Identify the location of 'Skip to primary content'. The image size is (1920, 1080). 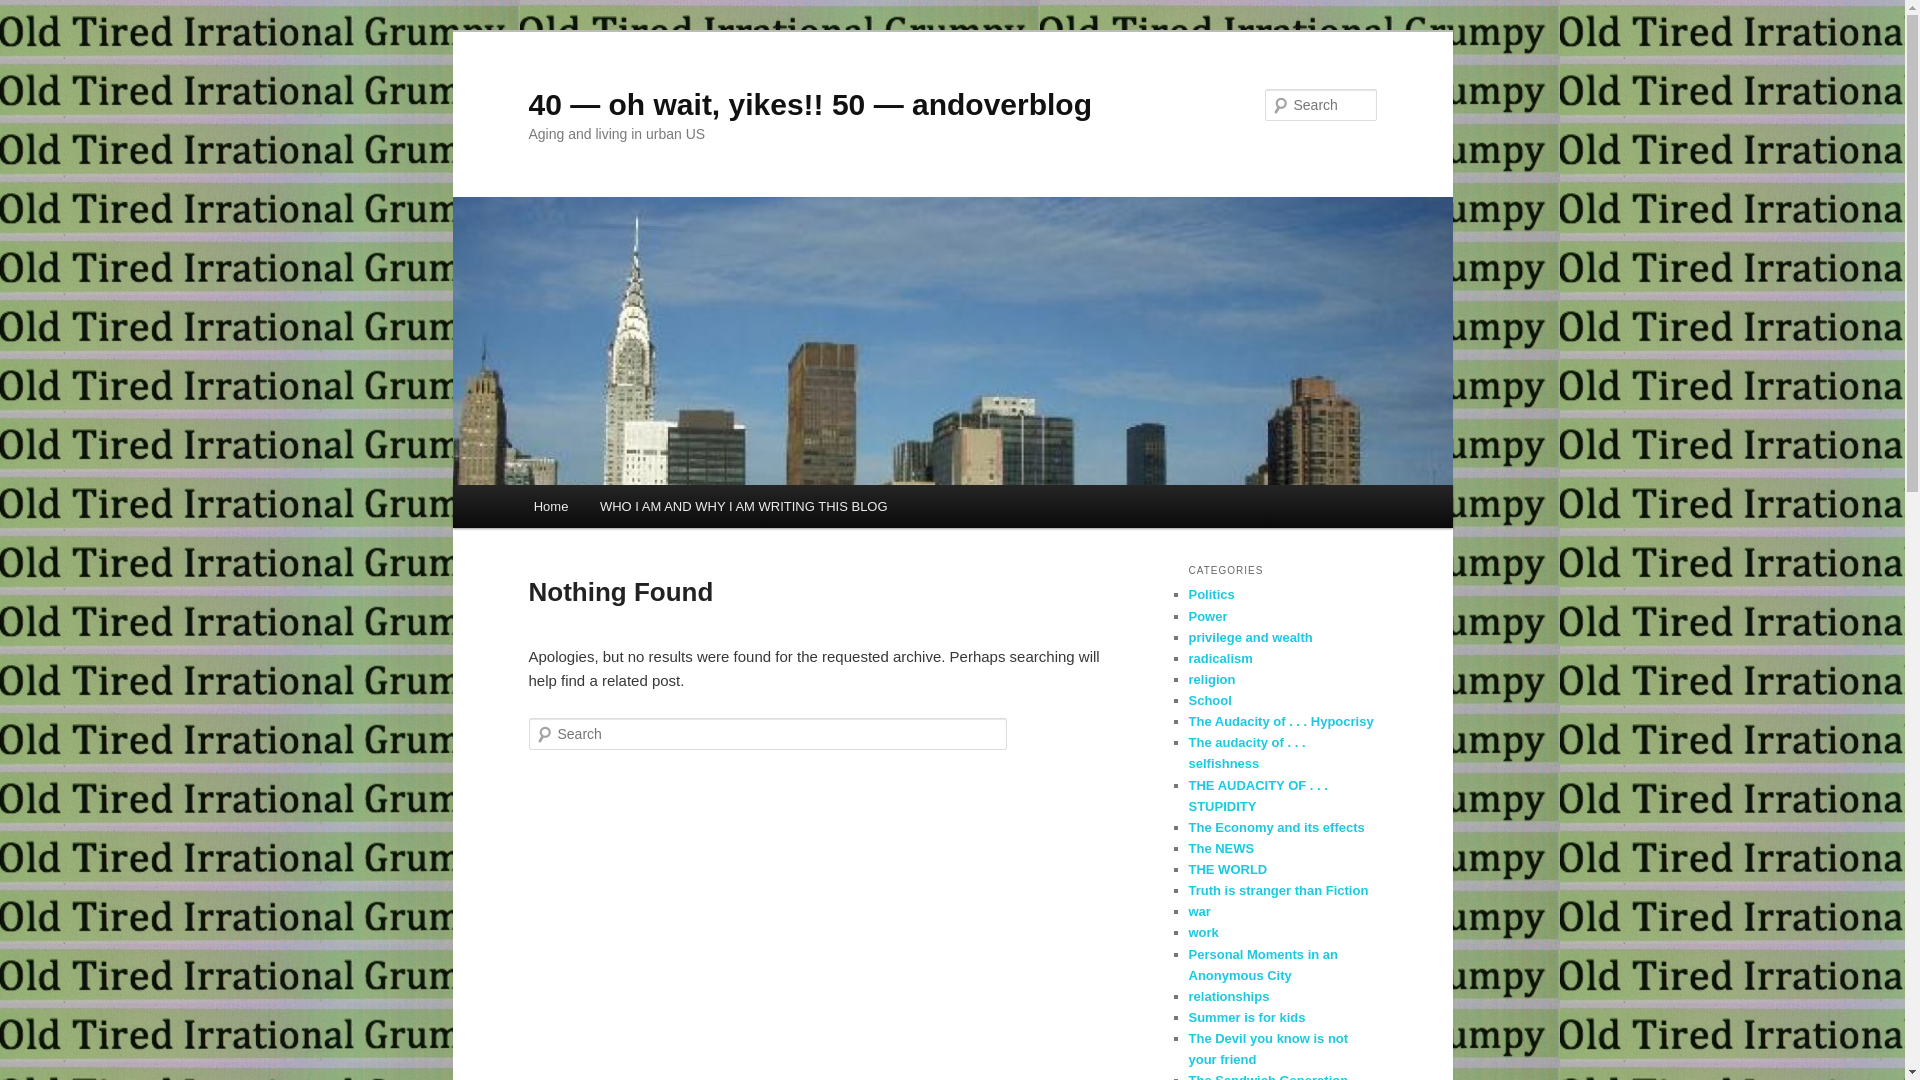
(546, 485).